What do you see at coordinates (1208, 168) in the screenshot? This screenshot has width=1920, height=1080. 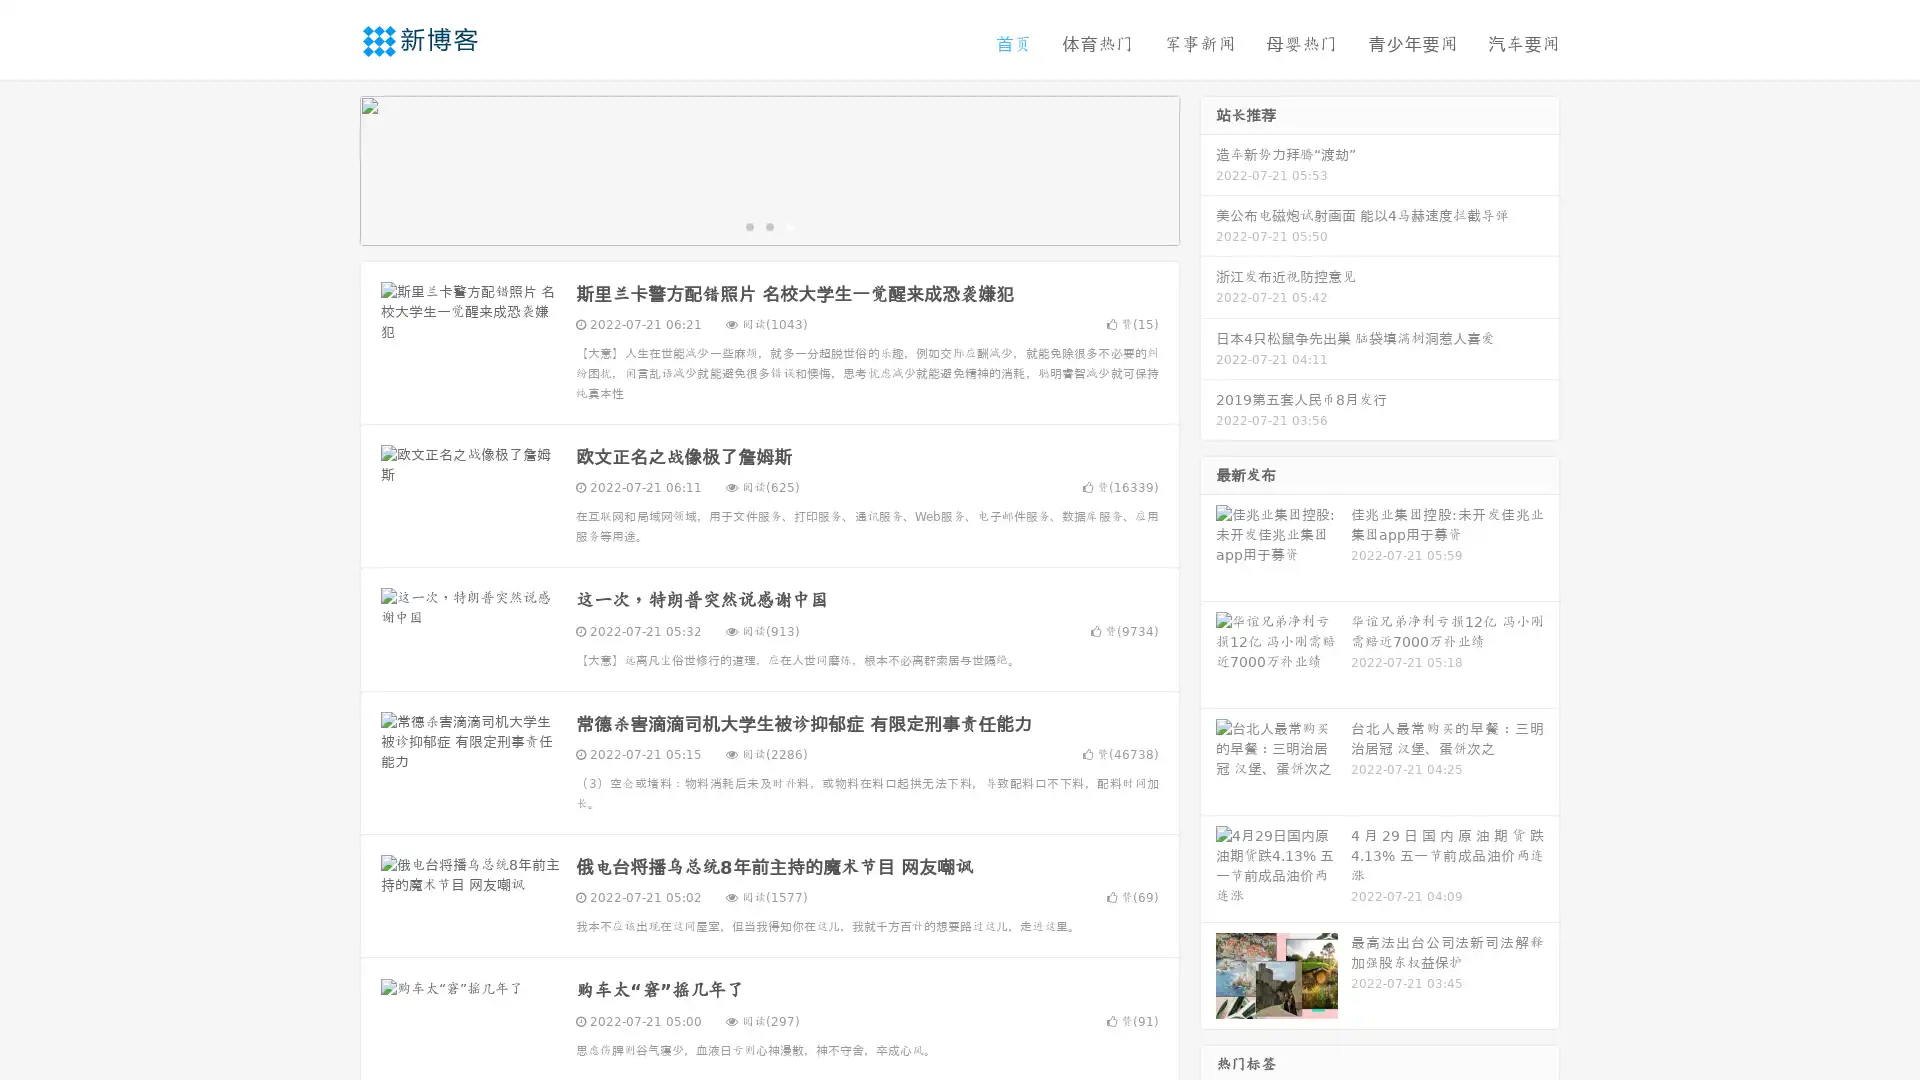 I see `Next slide` at bounding box center [1208, 168].